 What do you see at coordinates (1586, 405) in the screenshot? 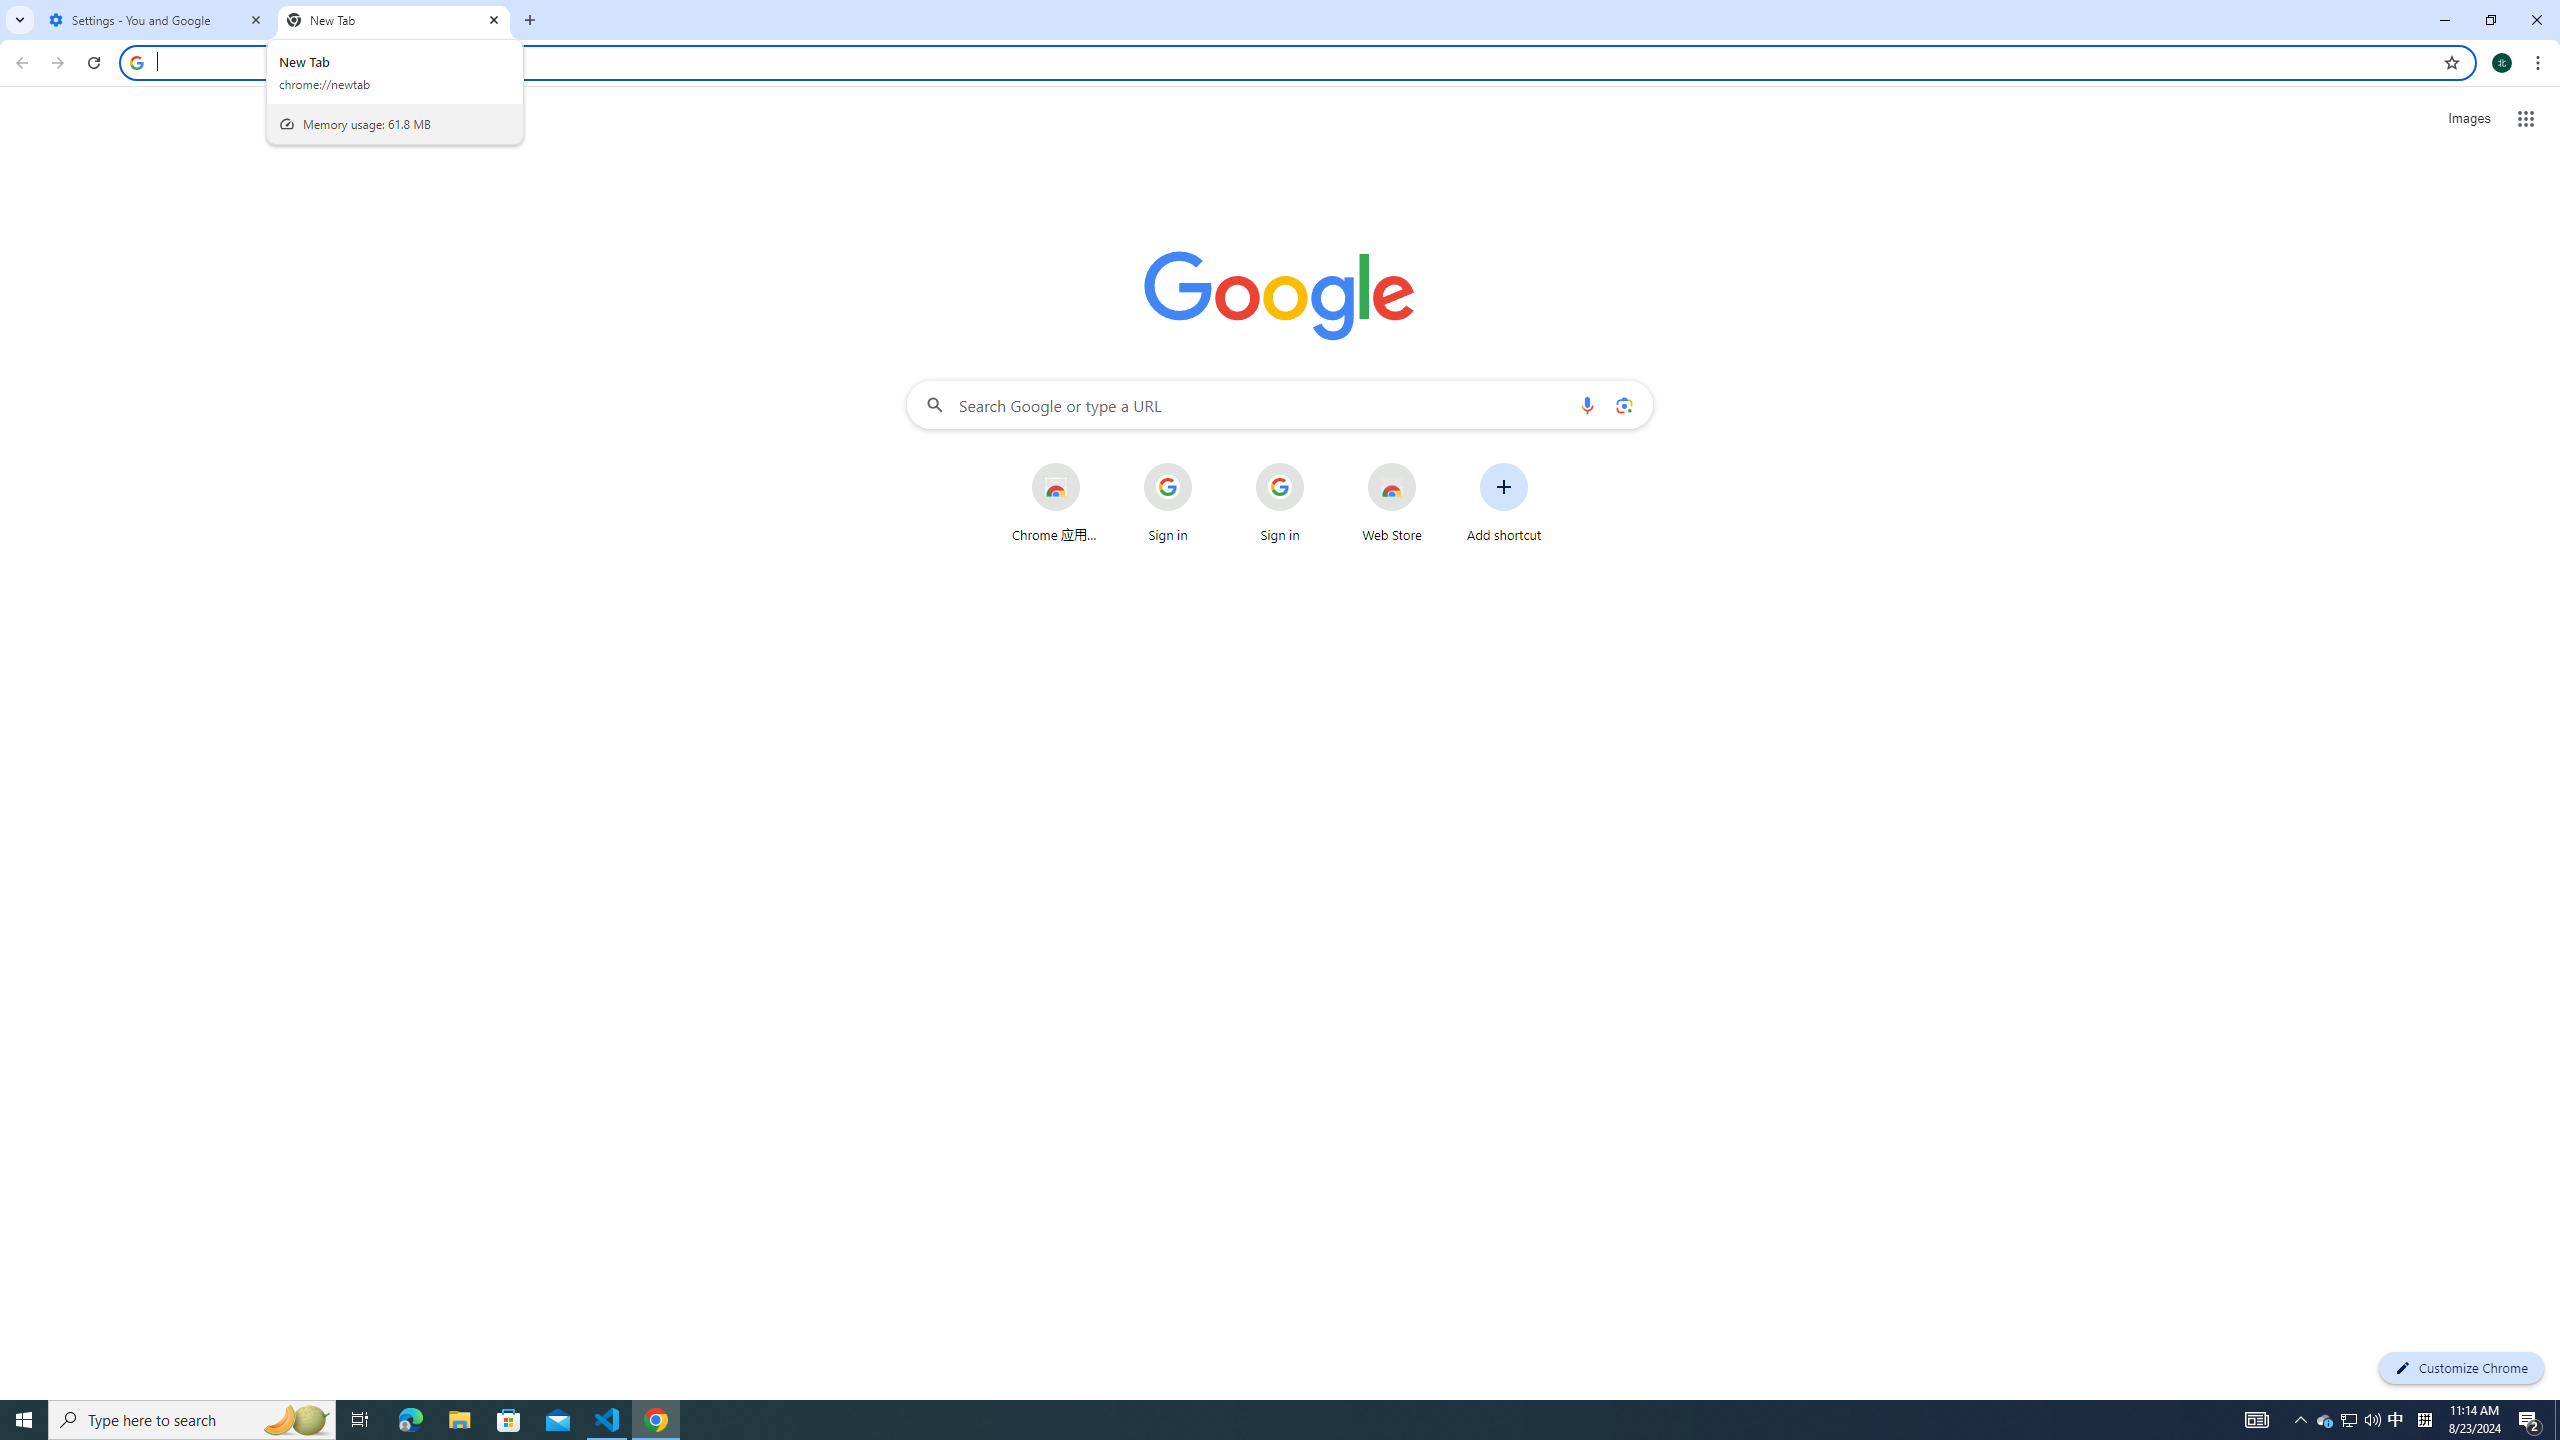
I see `'Search by voice'` at bounding box center [1586, 405].